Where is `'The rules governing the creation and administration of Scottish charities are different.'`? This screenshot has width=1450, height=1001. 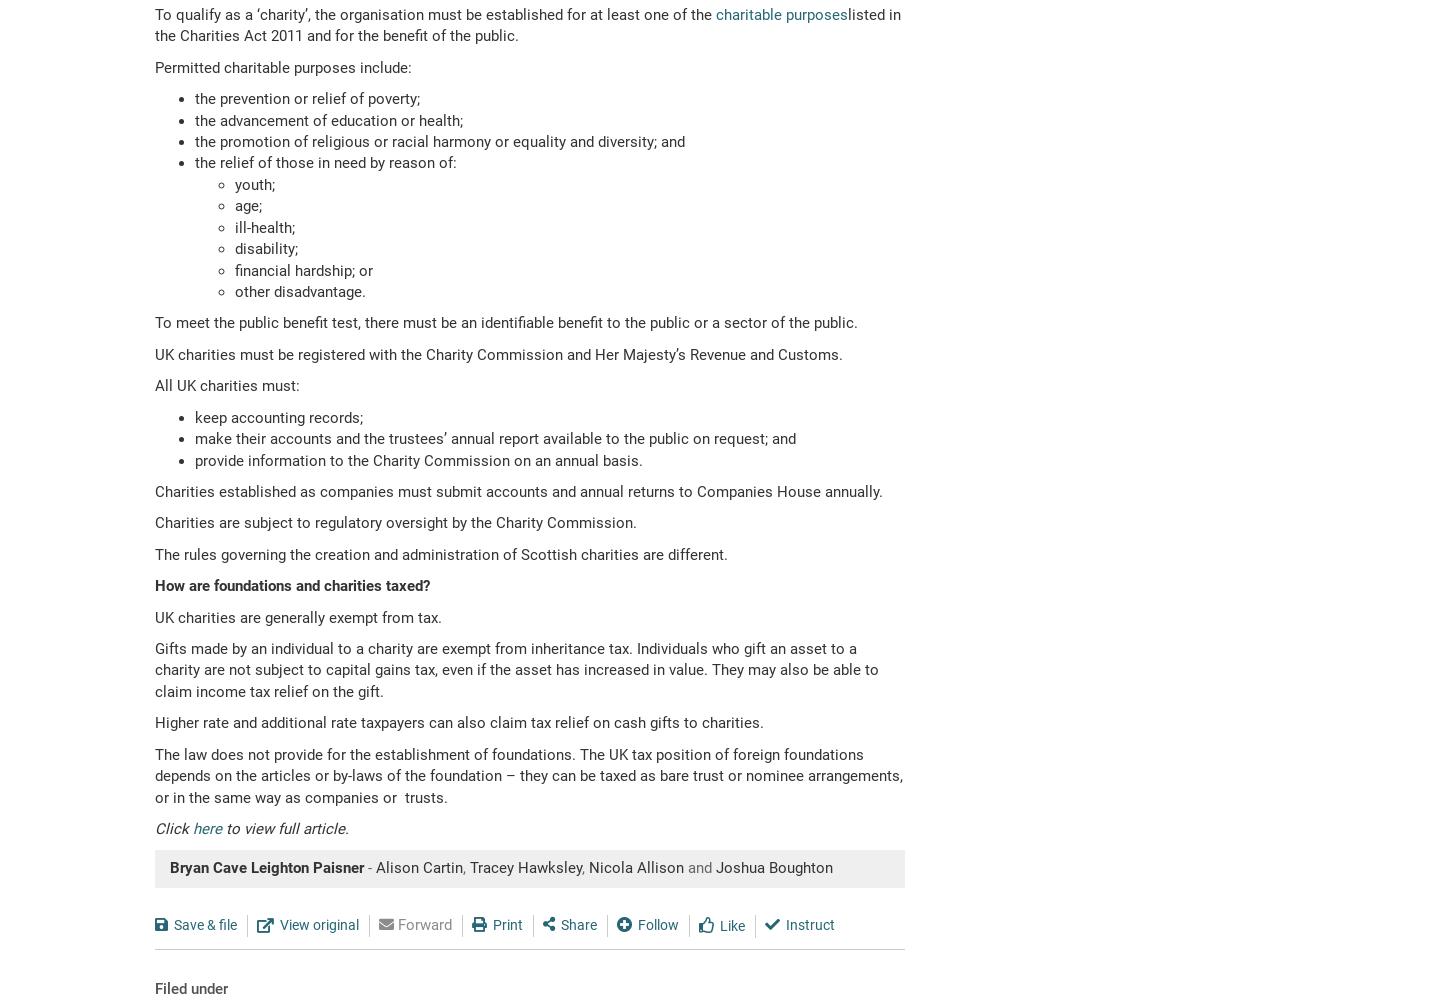 'The rules governing the creation and administration of Scottish charities are different.' is located at coordinates (440, 552).